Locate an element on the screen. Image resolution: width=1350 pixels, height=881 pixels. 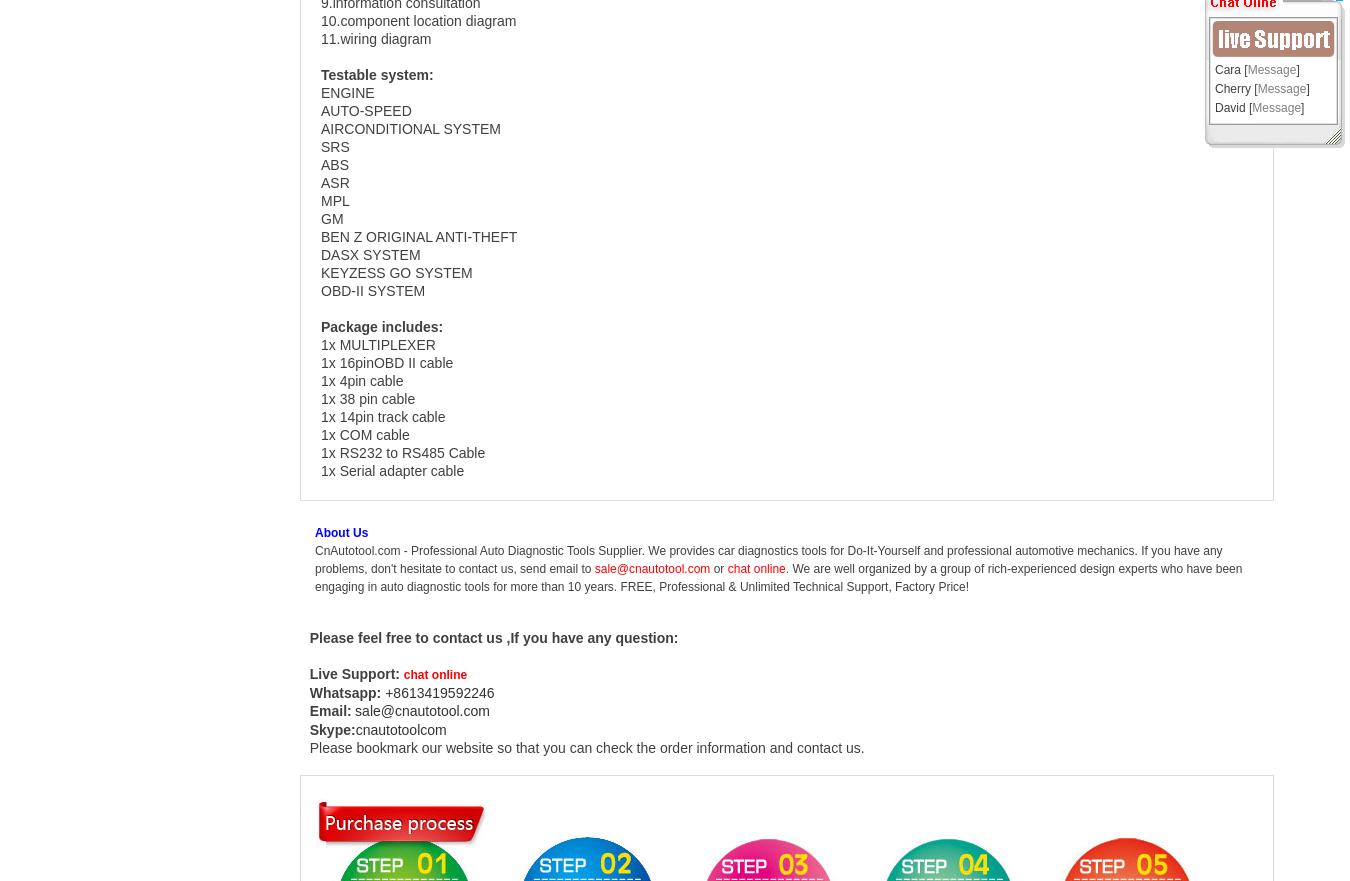
'1x 4pin cable' is located at coordinates (363, 381).